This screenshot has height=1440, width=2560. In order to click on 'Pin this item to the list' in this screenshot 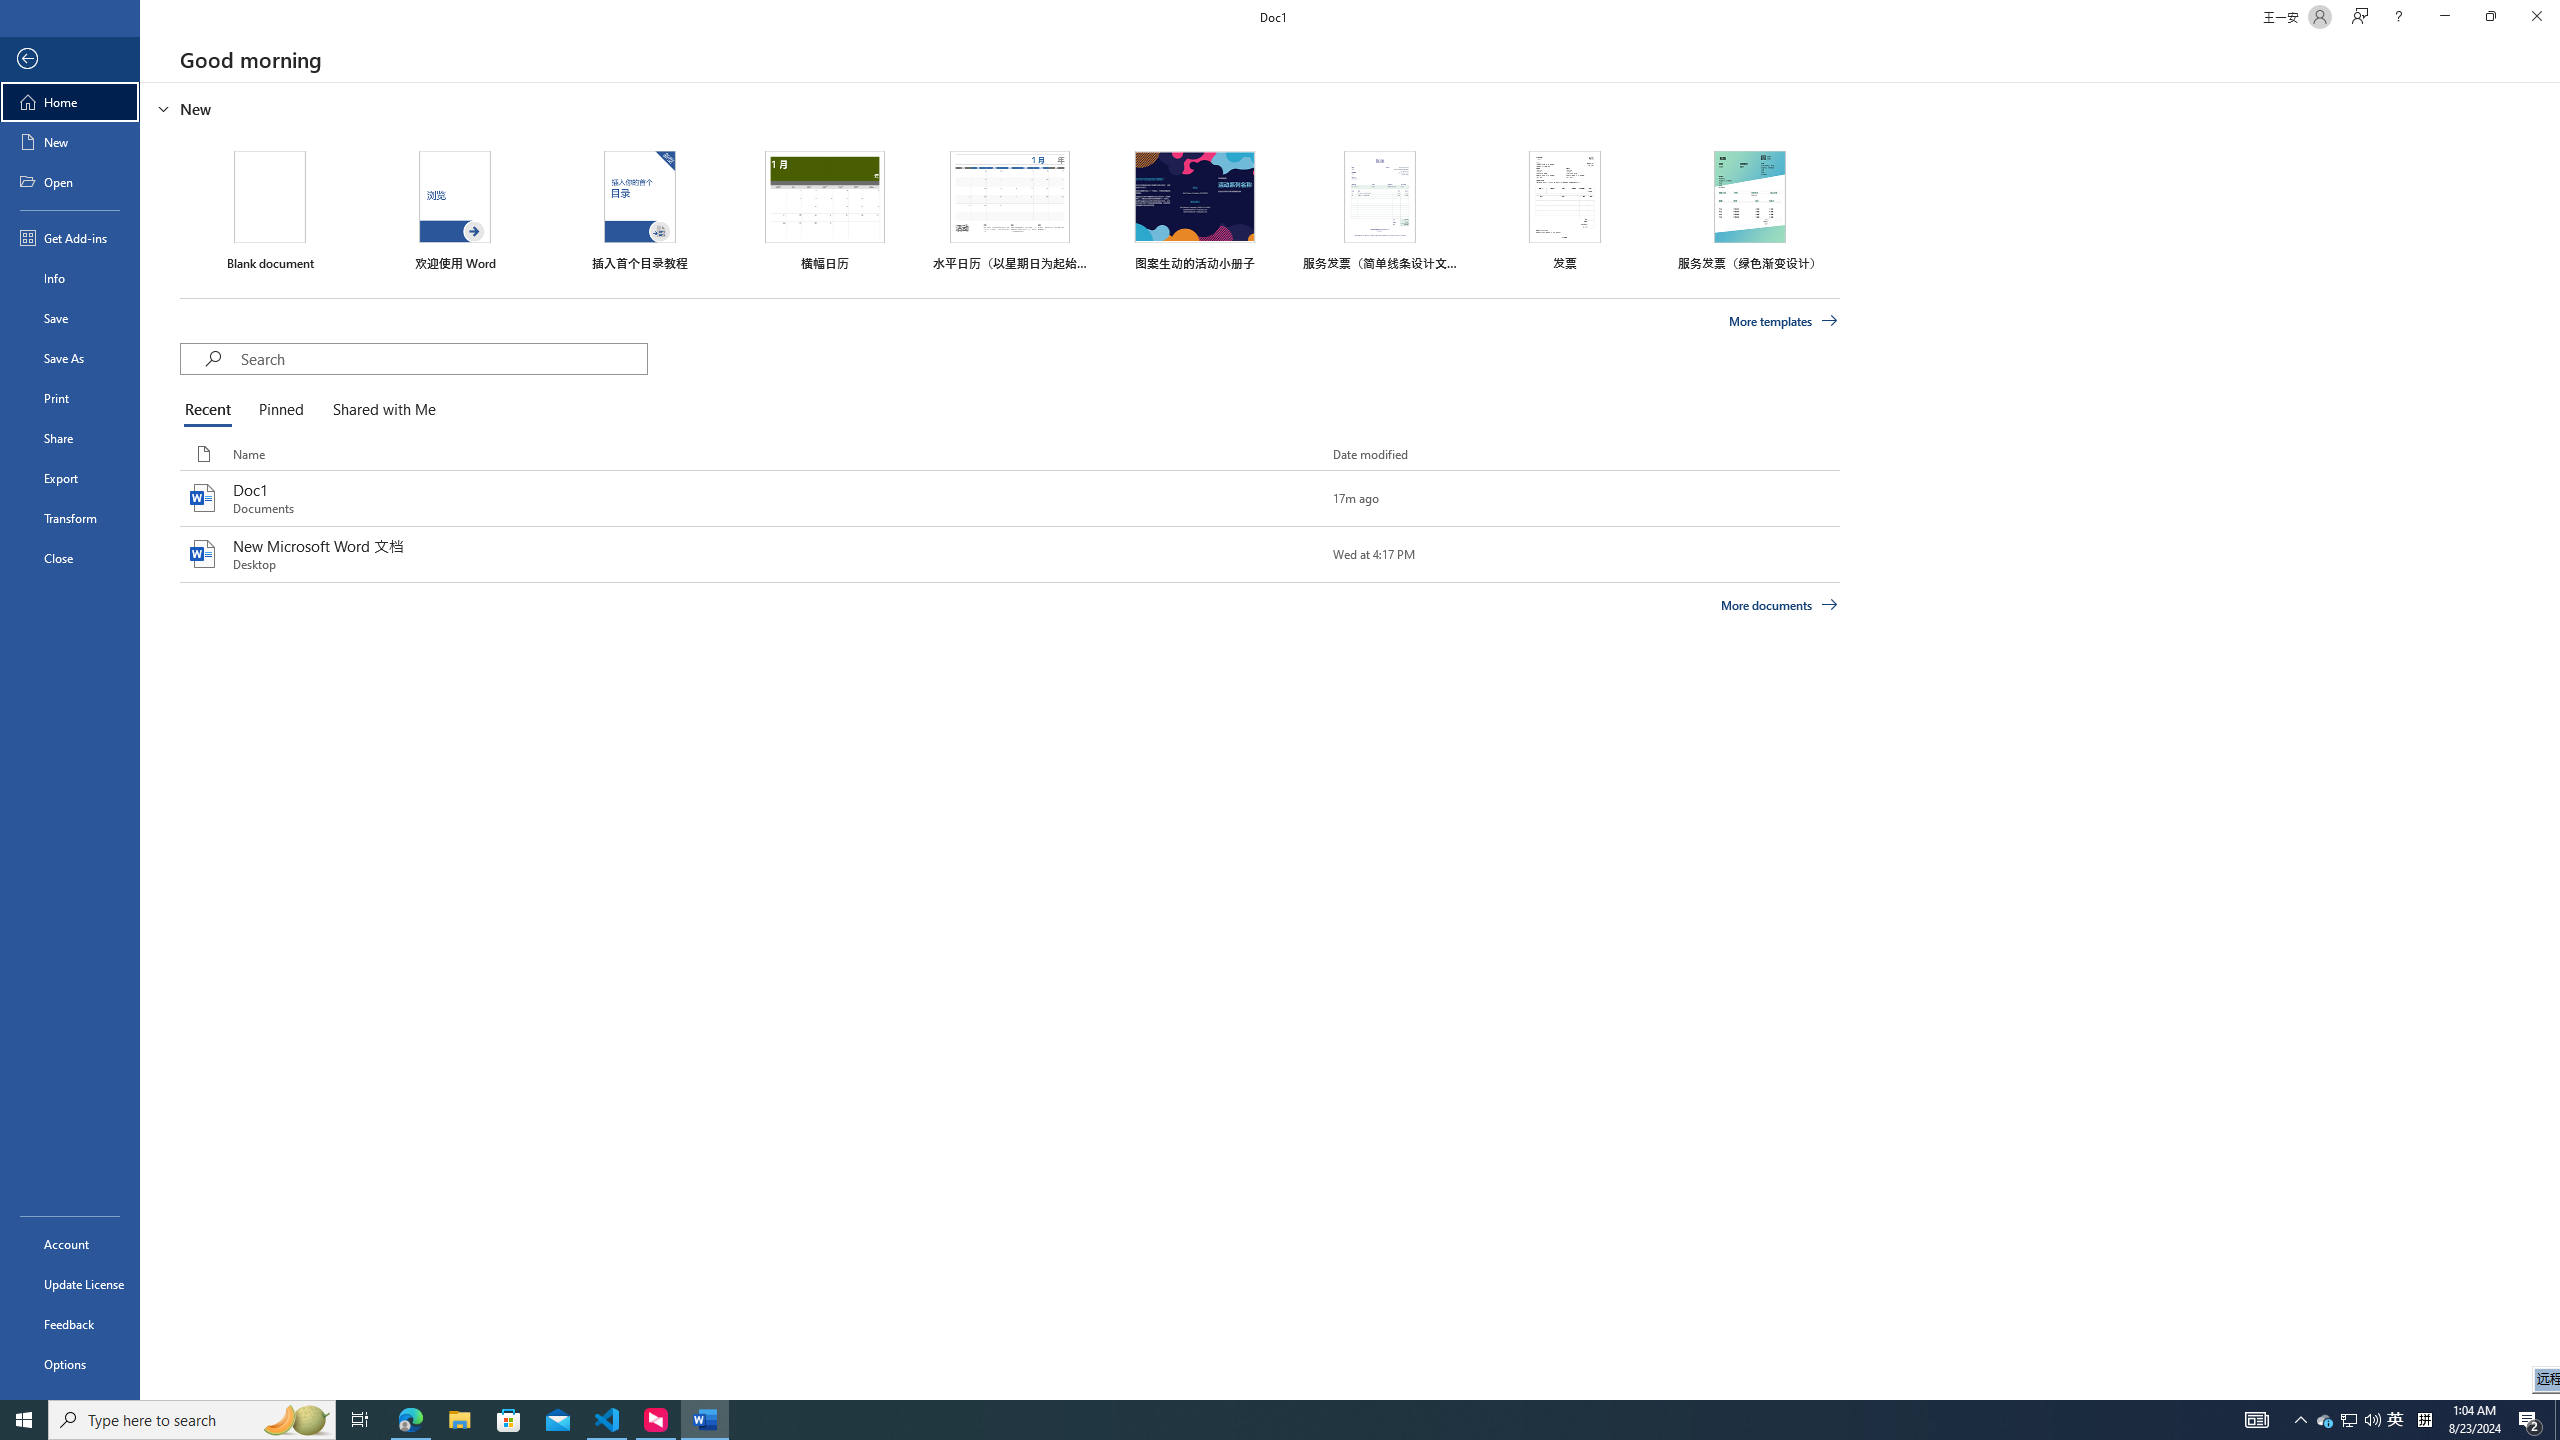, I will do `click(1300, 552)`.